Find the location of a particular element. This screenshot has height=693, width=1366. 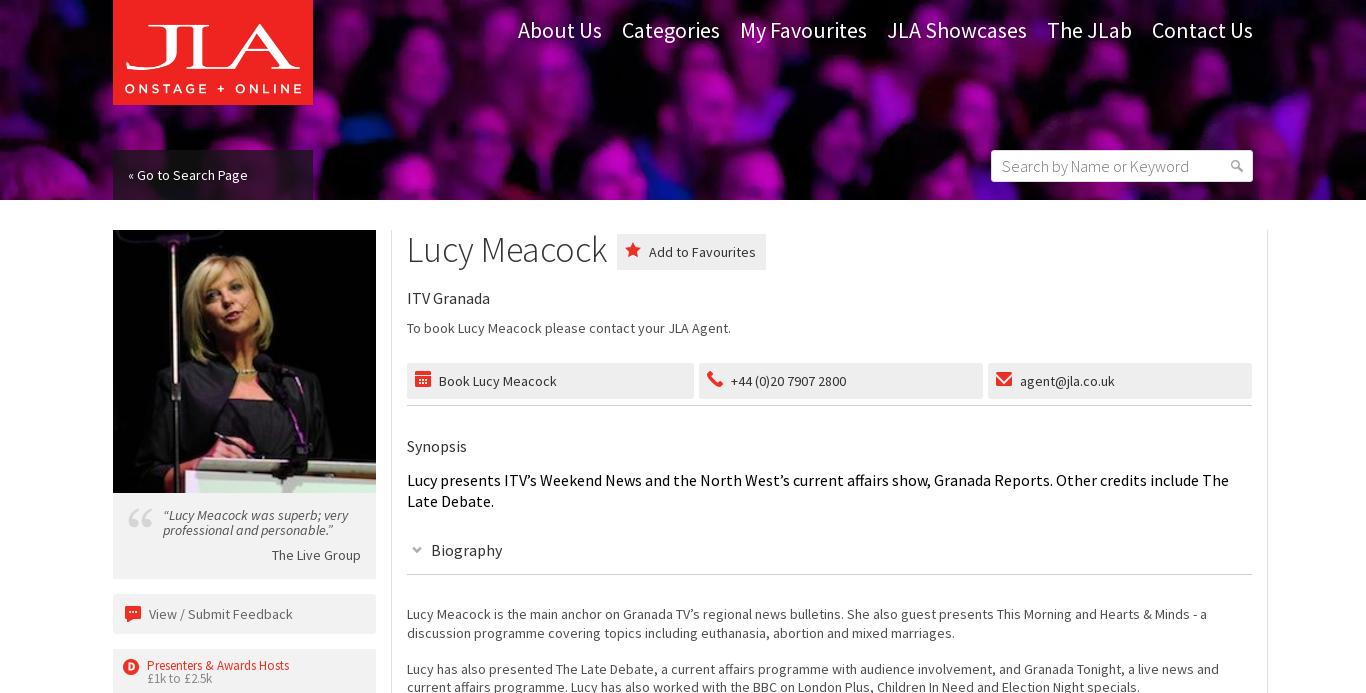

'£1k to £2.5k' is located at coordinates (145, 676).